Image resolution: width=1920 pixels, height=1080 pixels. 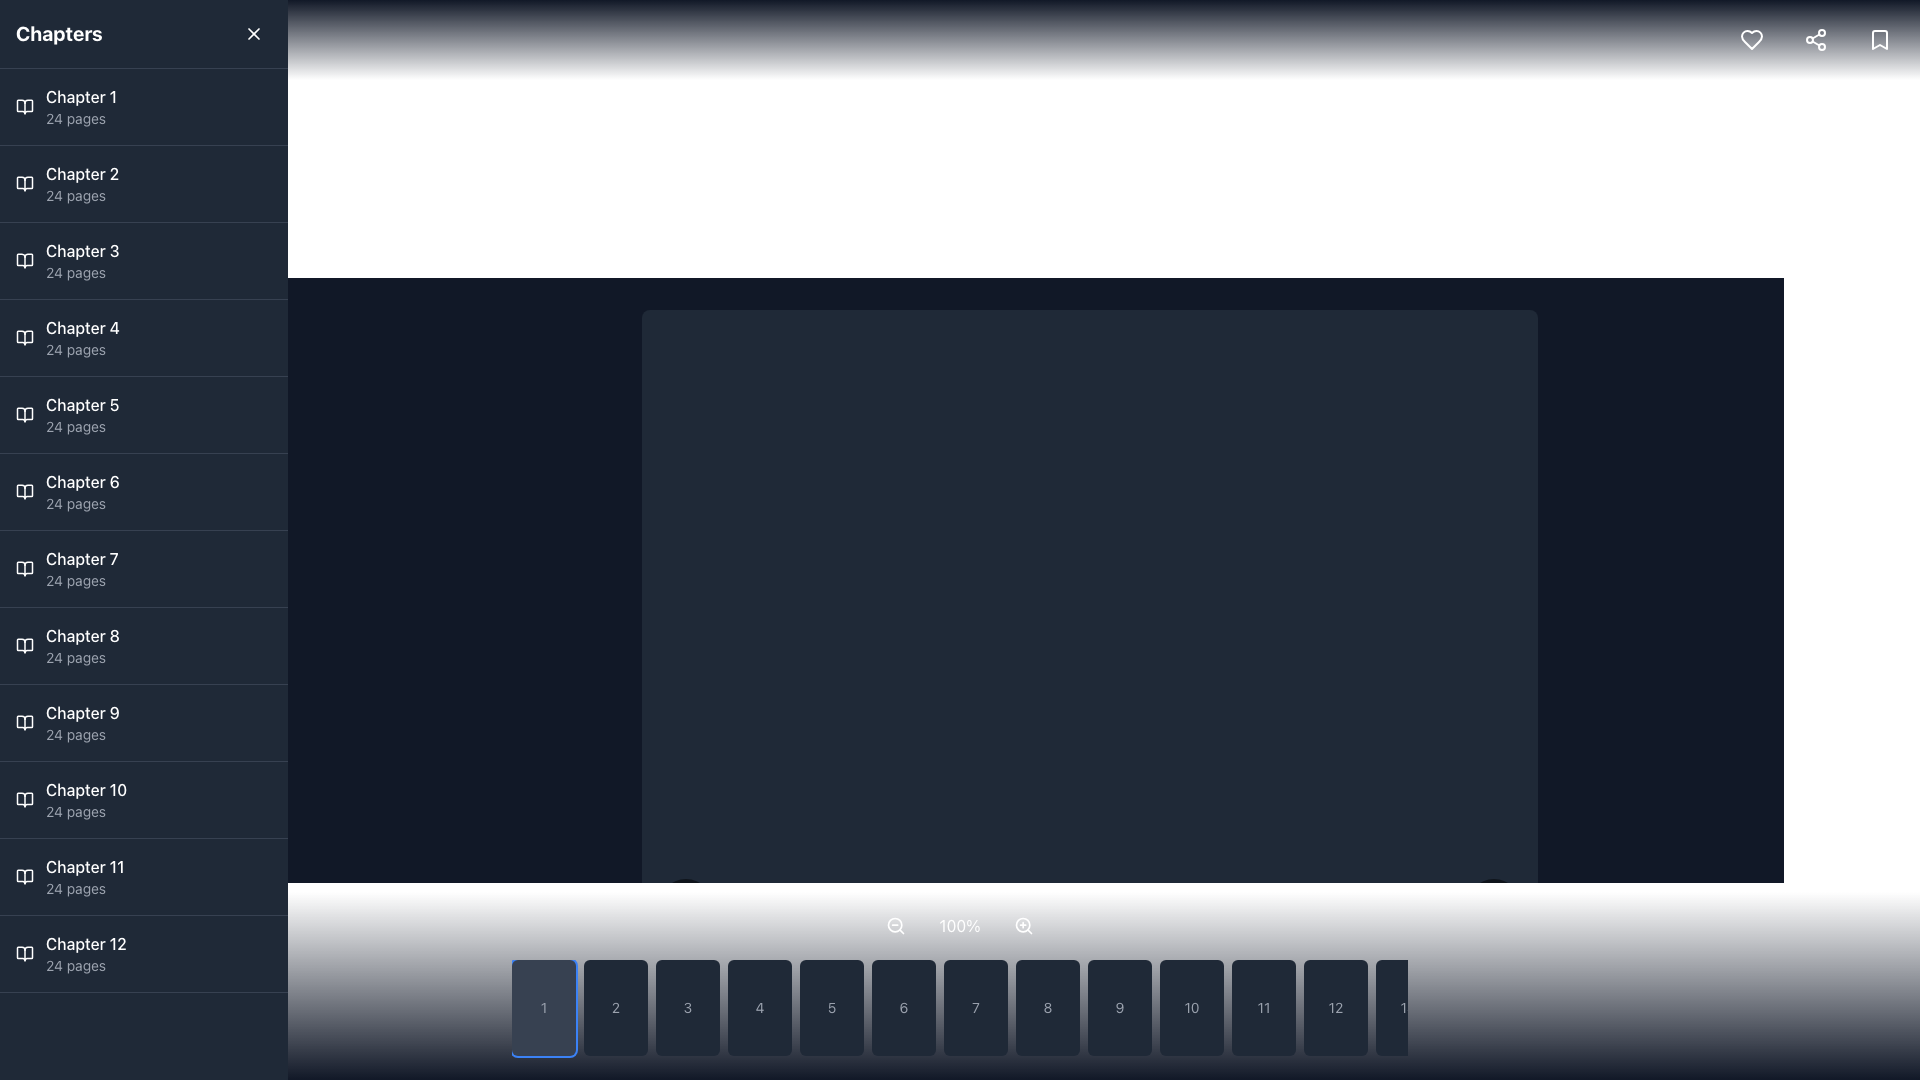 What do you see at coordinates (81, 414) in the screenshot?
I see `the fifth entry in the sidebar menu that represents Chapter 5, which contains 24 pages, to potentially view more details or highlights` at bounding box center [81, 414].